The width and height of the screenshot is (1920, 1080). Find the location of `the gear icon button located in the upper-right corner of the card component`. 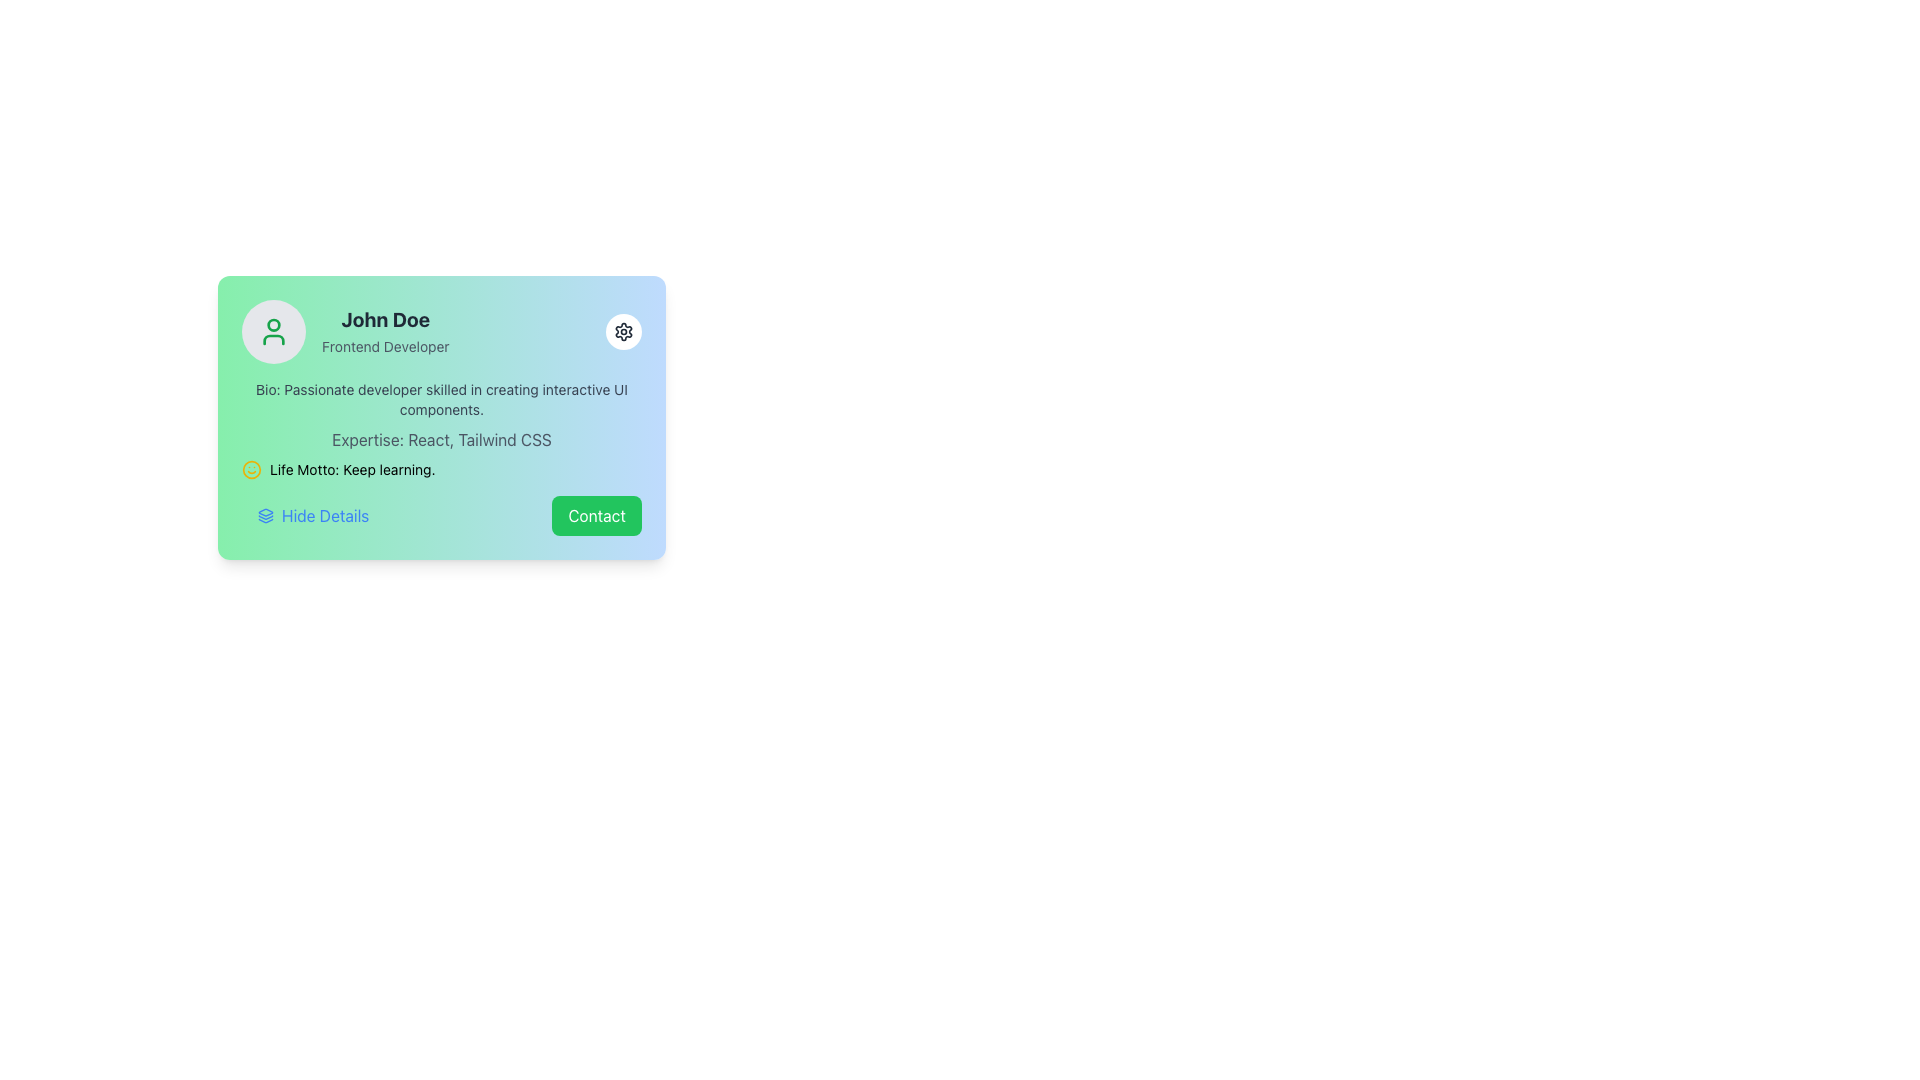

the gear icon button located in the upper-right corner of the card component is located at coordinates (623, 330).